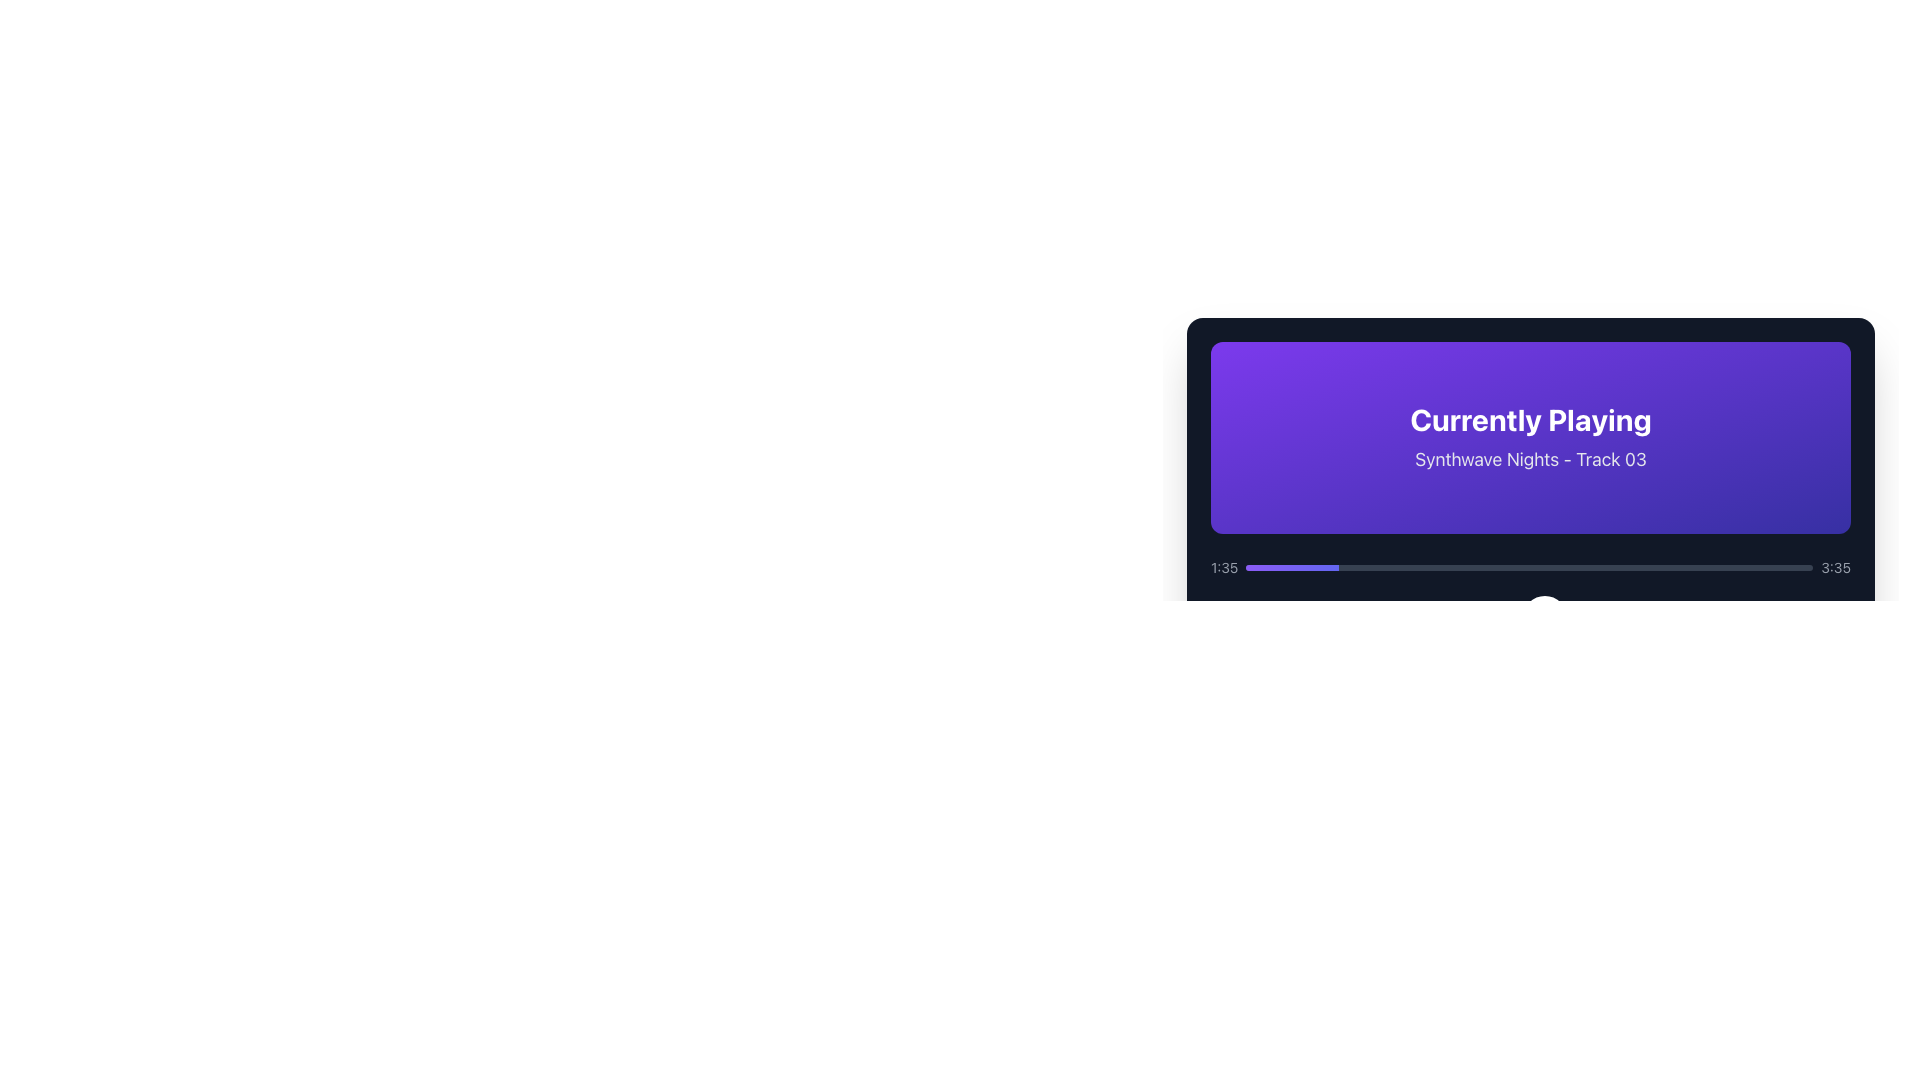  What do you see at coordinates (1271, 616) in the screenshot?
I see `the progress value of the Progress Bar located at the lower center of the music player, directly below the timeline` at bounding box center [1271, 616].